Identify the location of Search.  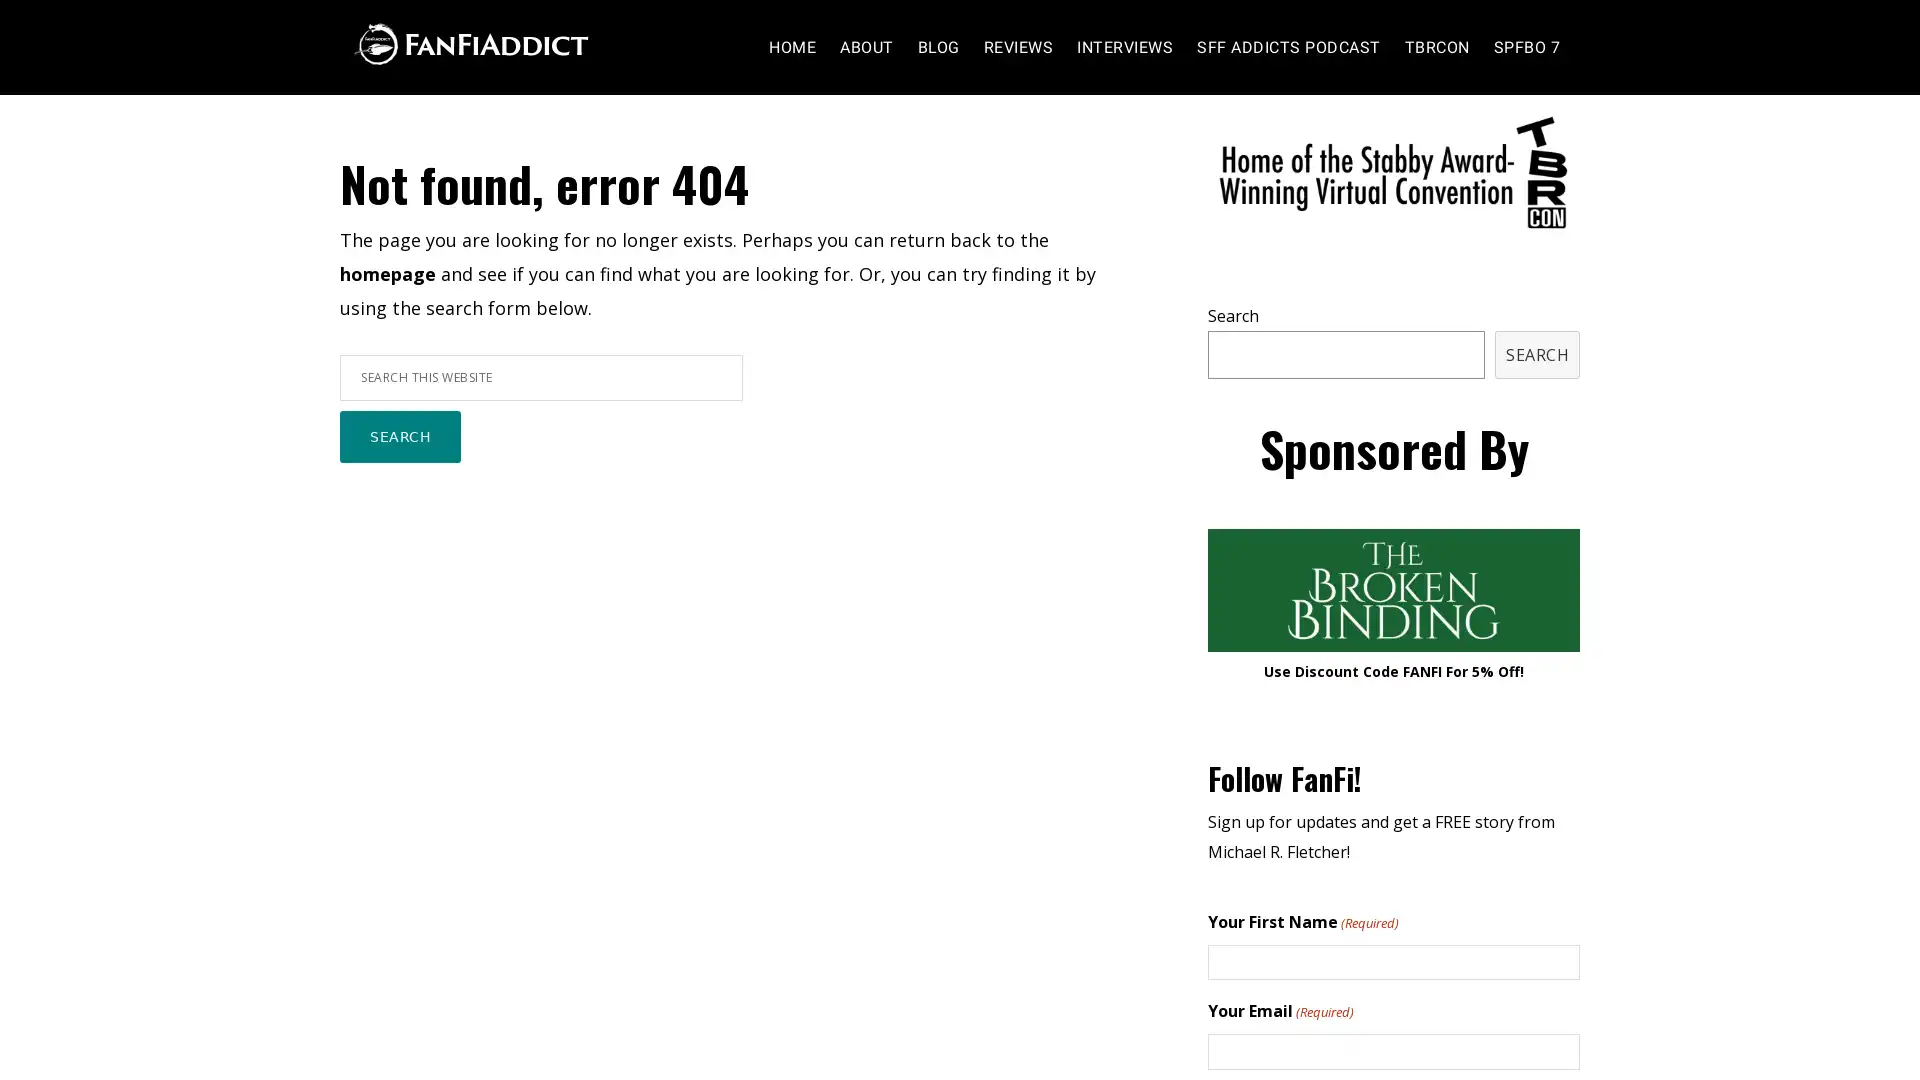
(400, 477).